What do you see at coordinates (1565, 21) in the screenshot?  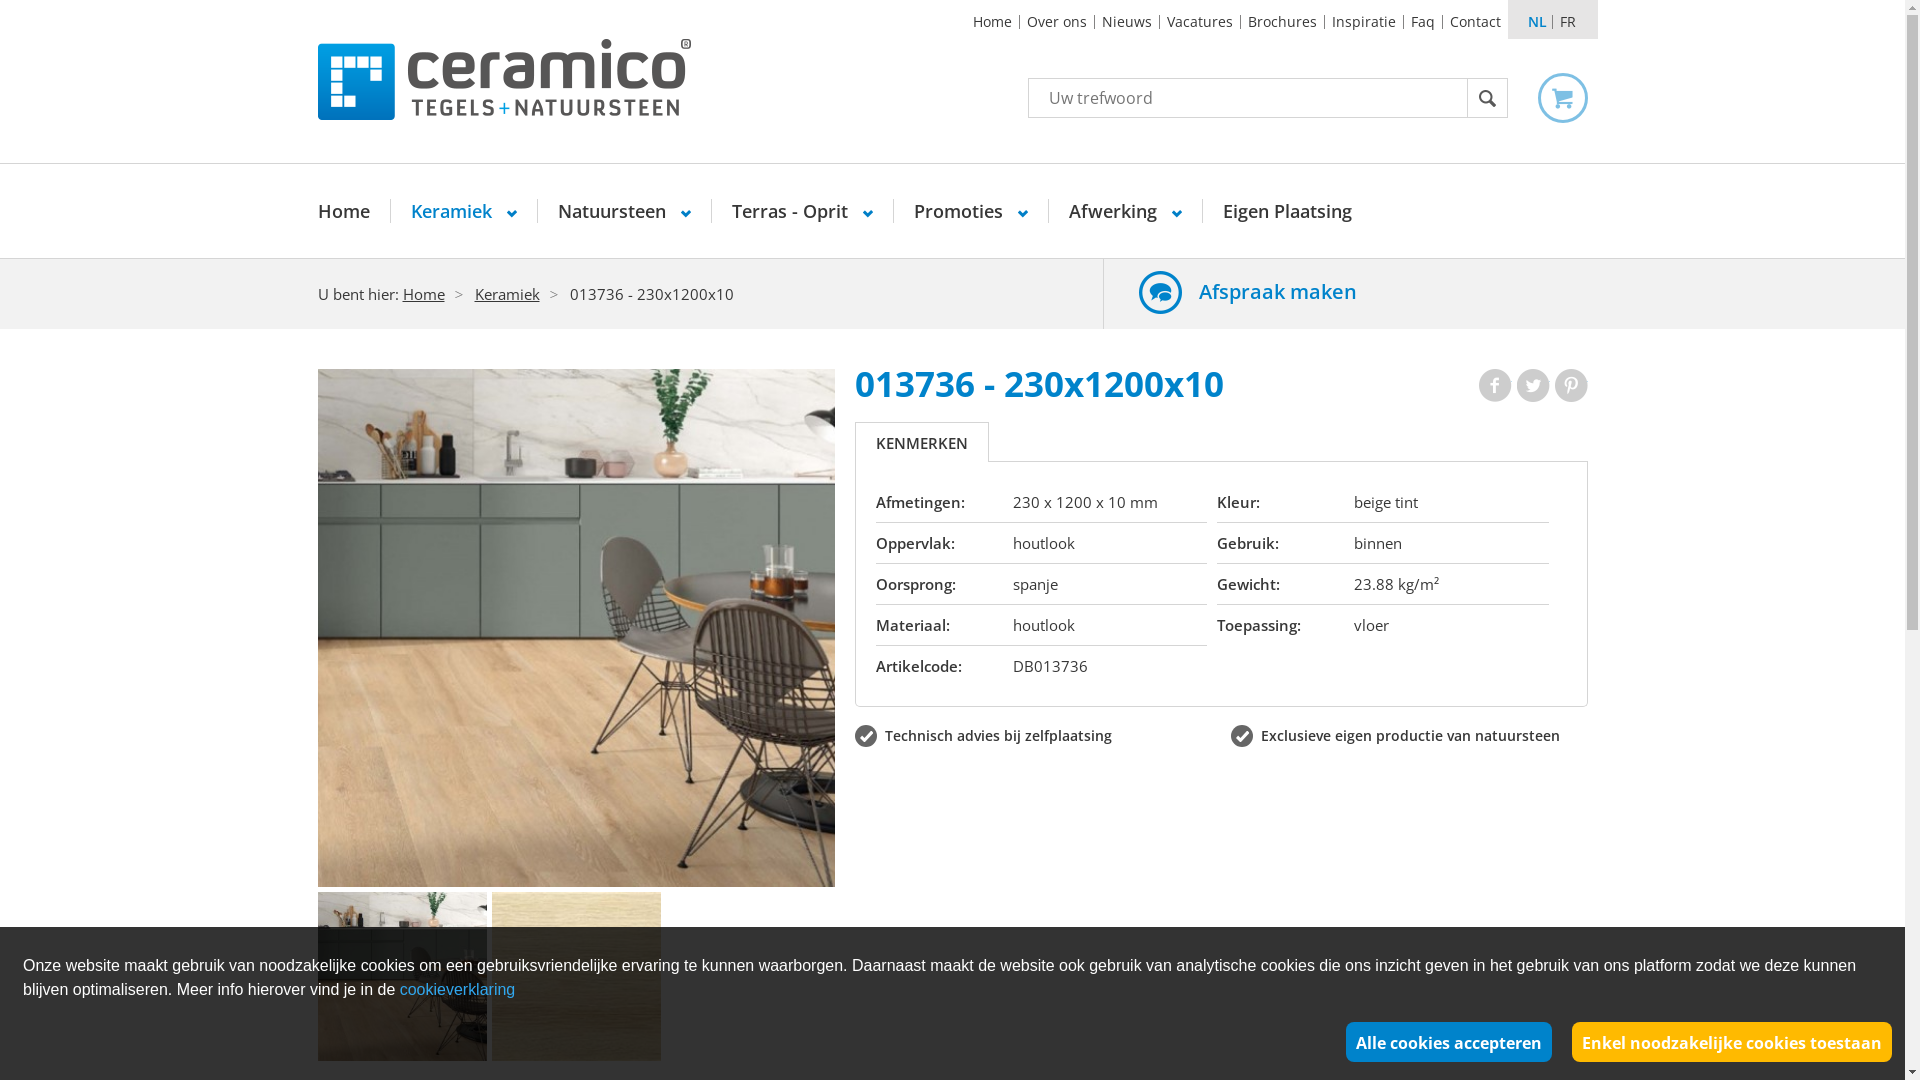 I see `'FR'` at bounding box center [1565, 21].